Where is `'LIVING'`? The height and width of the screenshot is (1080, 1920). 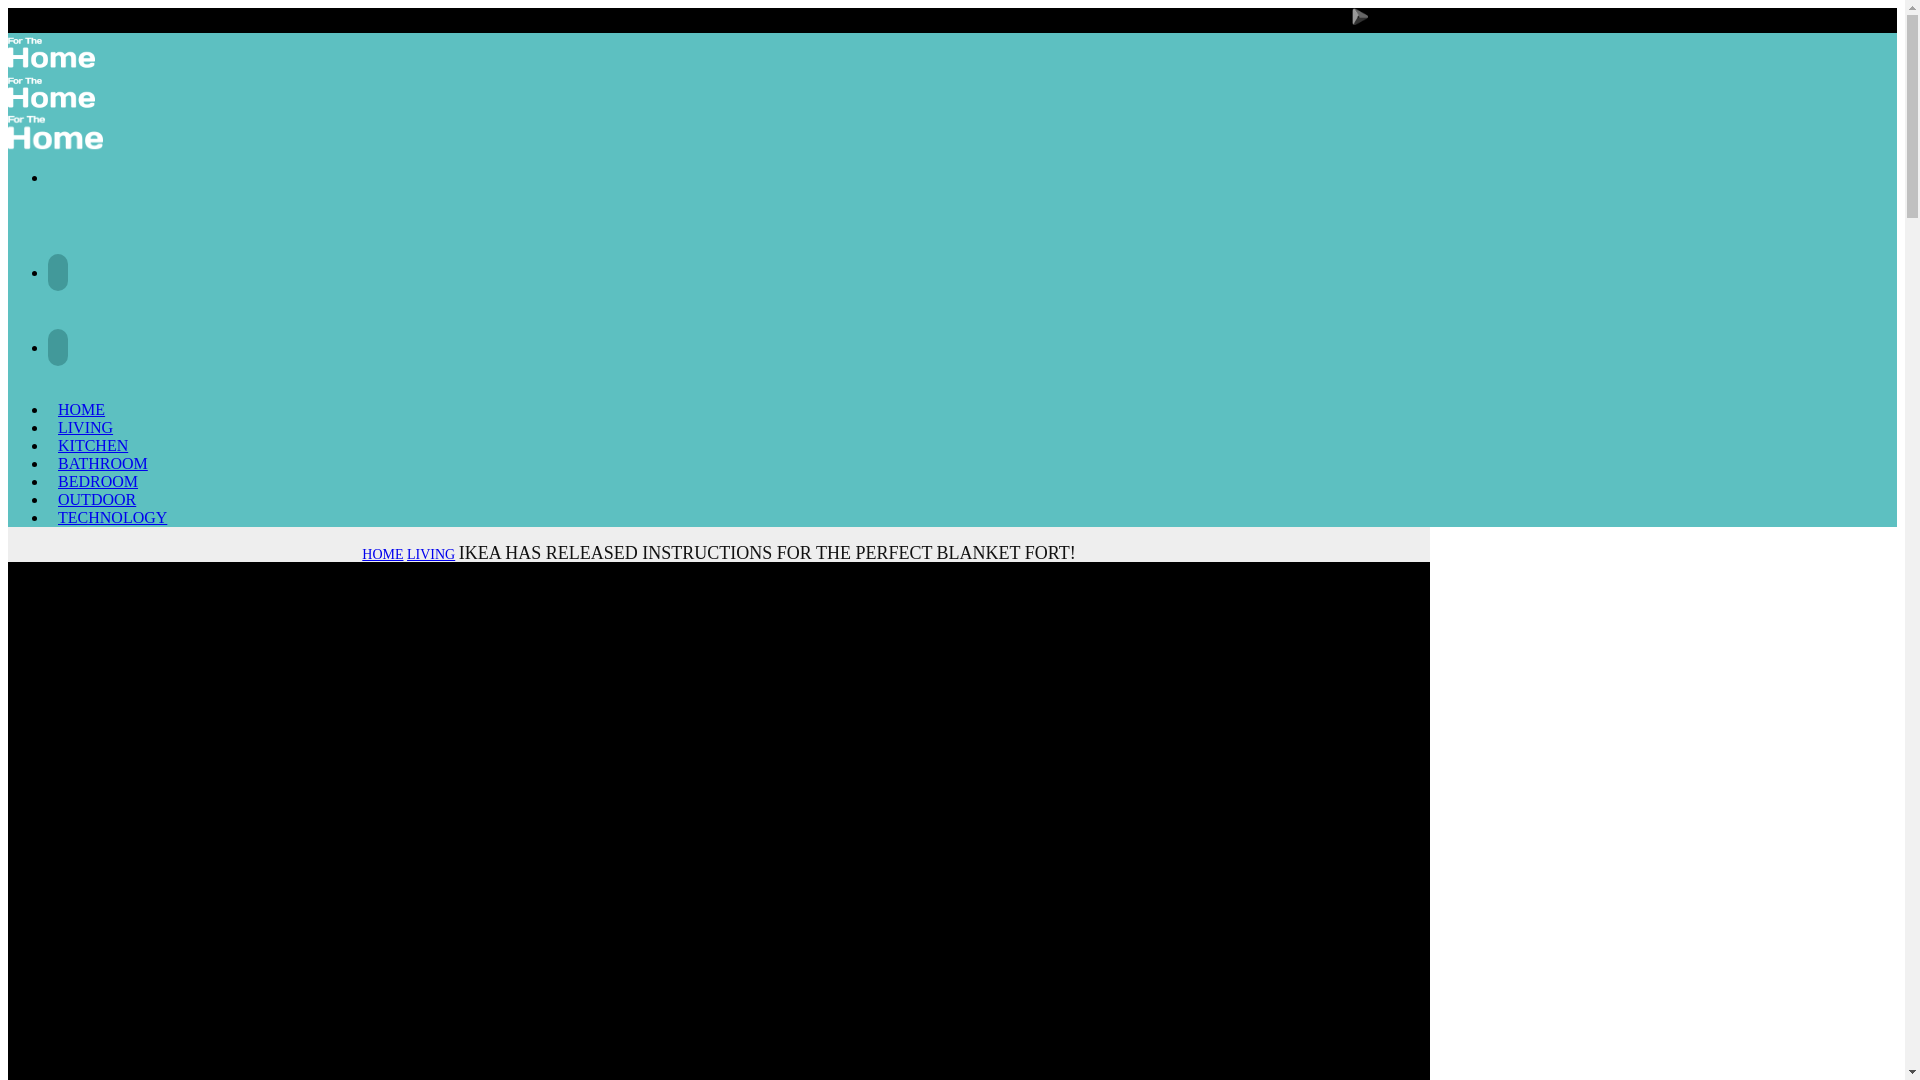 'LIVING' is located at coordinates (430, 554).